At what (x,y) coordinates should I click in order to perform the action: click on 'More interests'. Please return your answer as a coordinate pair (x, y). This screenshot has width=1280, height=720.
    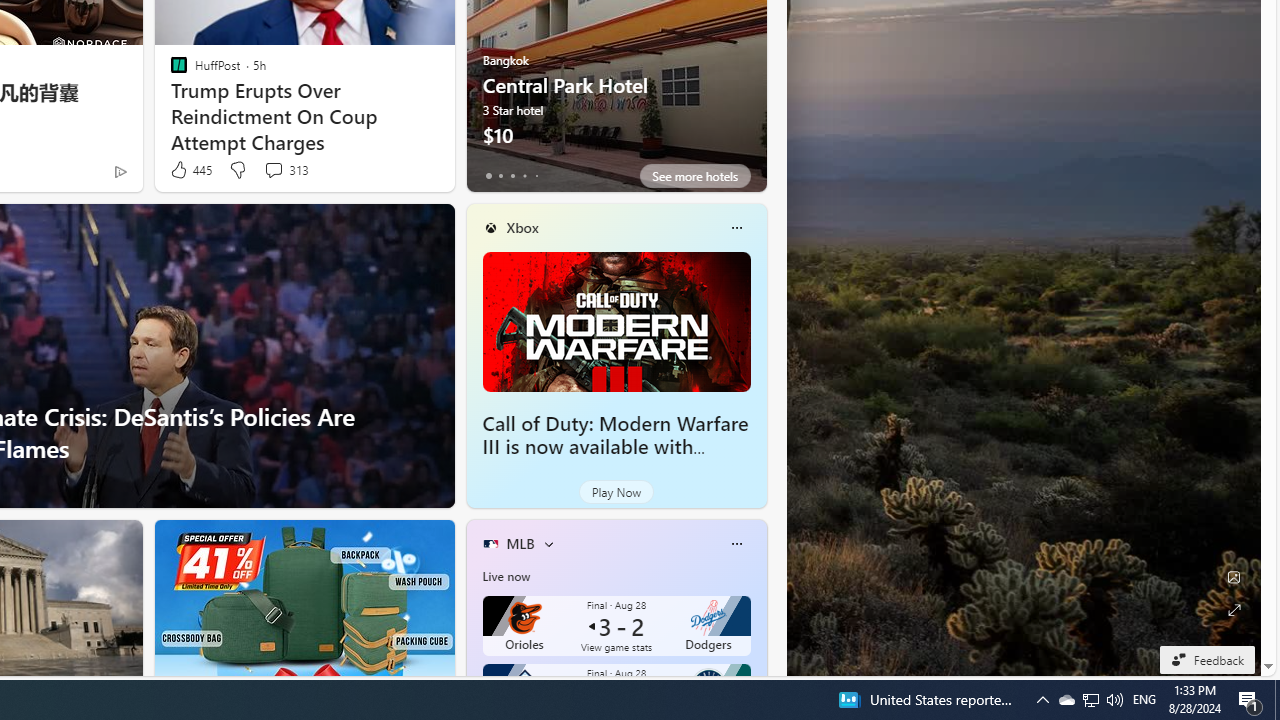
    Looking at the image, I should click on (548, 543).